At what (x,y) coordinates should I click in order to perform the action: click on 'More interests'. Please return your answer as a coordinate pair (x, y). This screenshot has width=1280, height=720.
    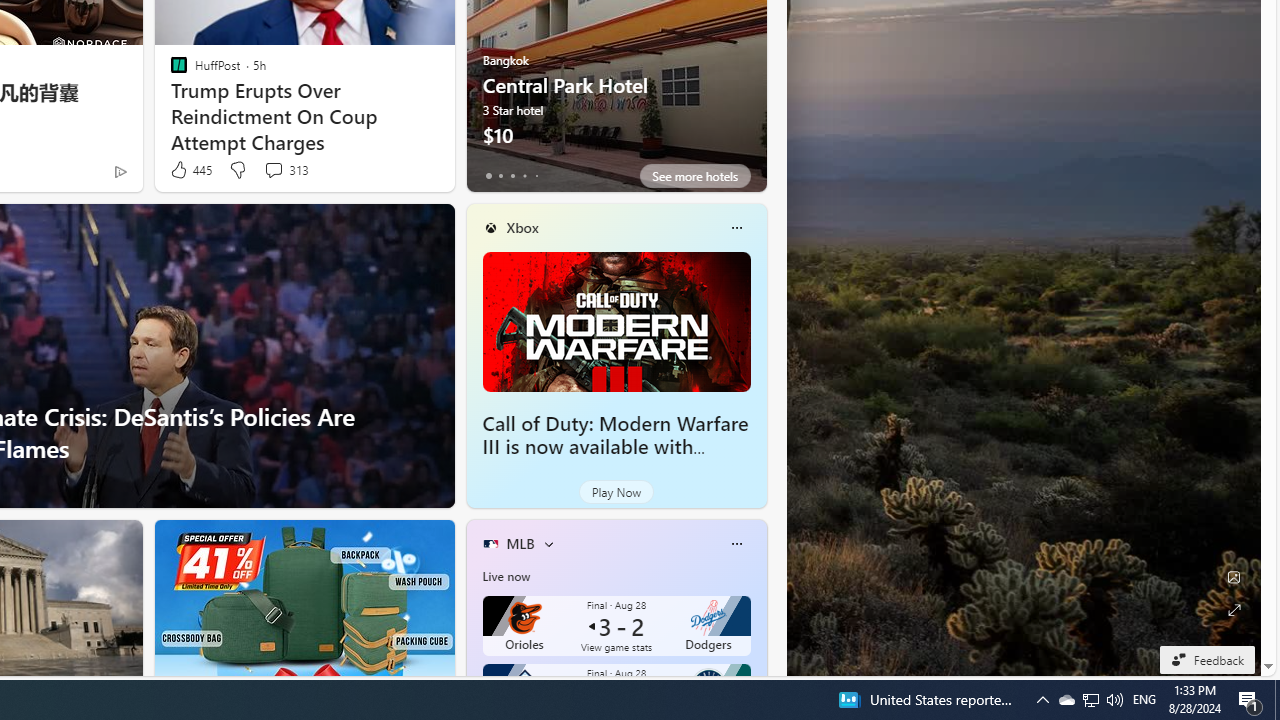
    Looking at the image, I should click on (548, 543).